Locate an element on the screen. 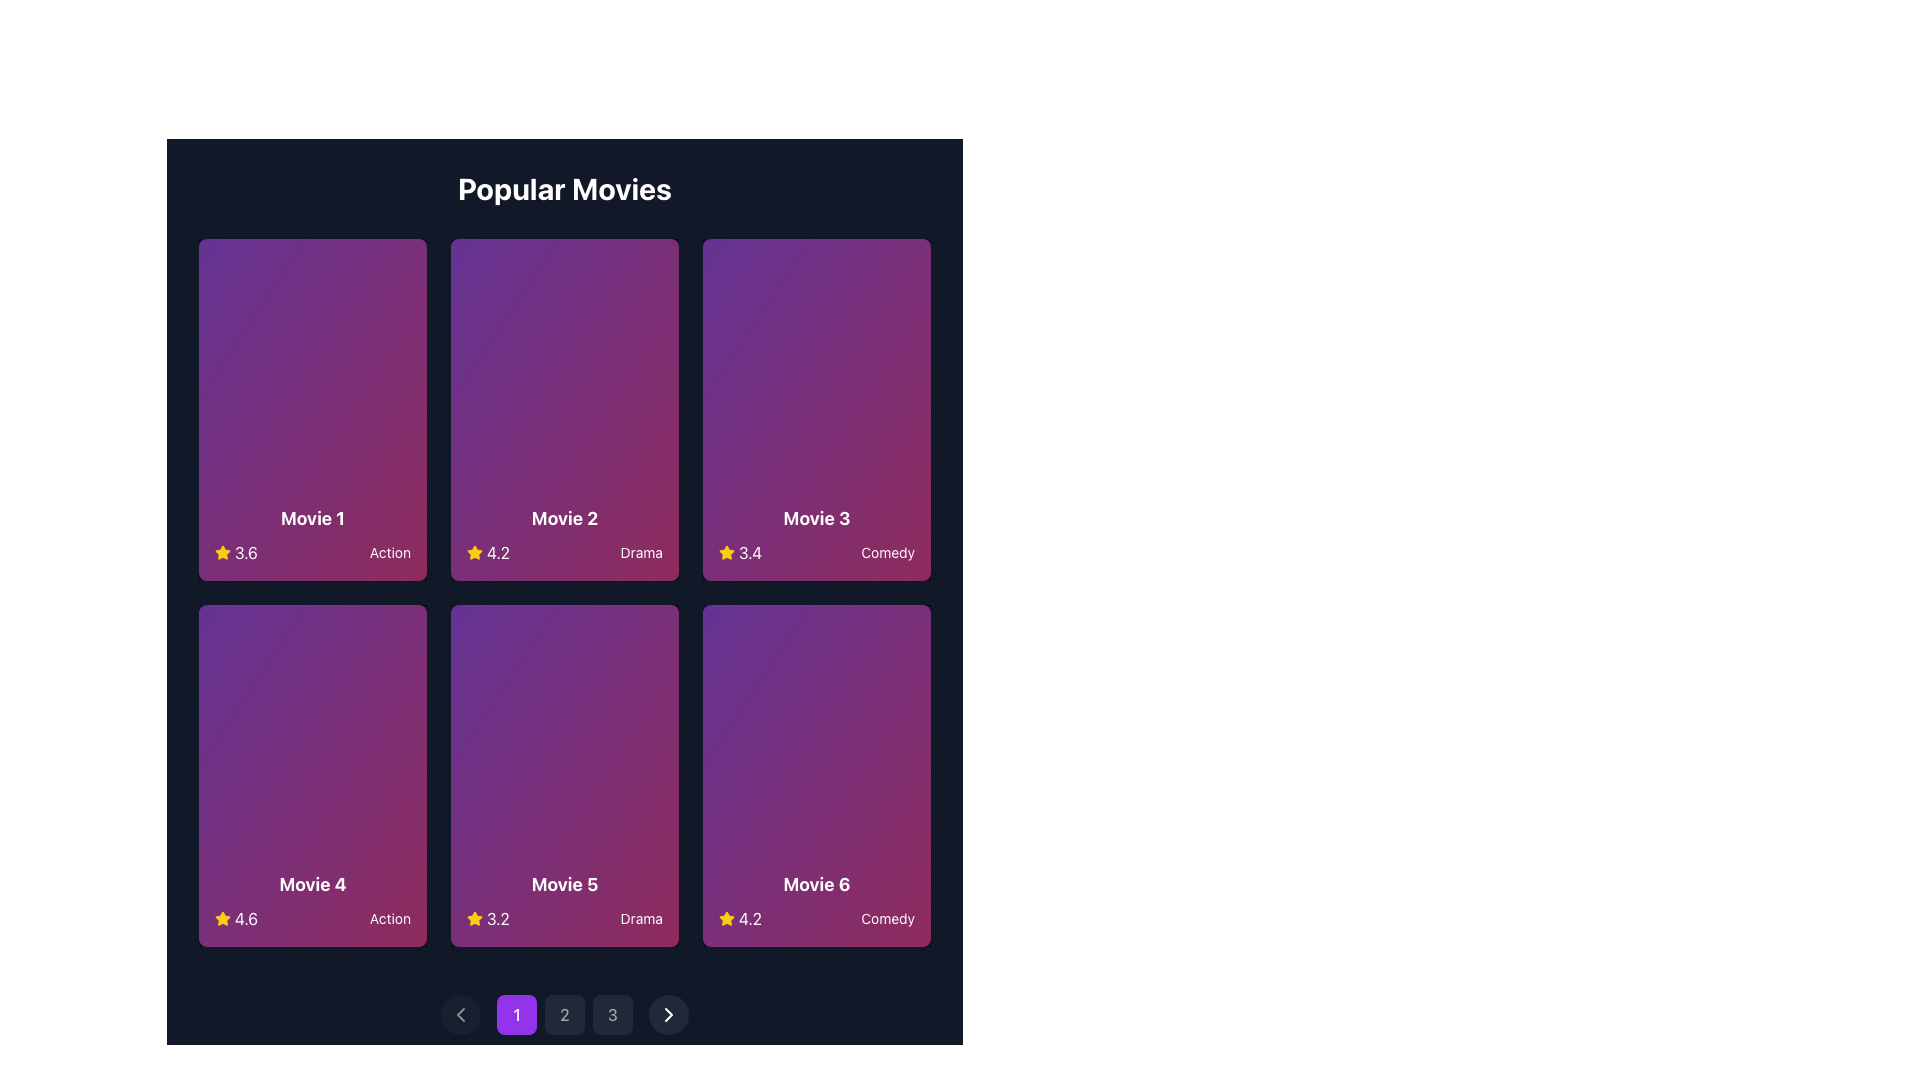  the average rating text label located at the bottom left corner of the 'Movie 5' card to emphasize it is located at coordinates (488, 918).